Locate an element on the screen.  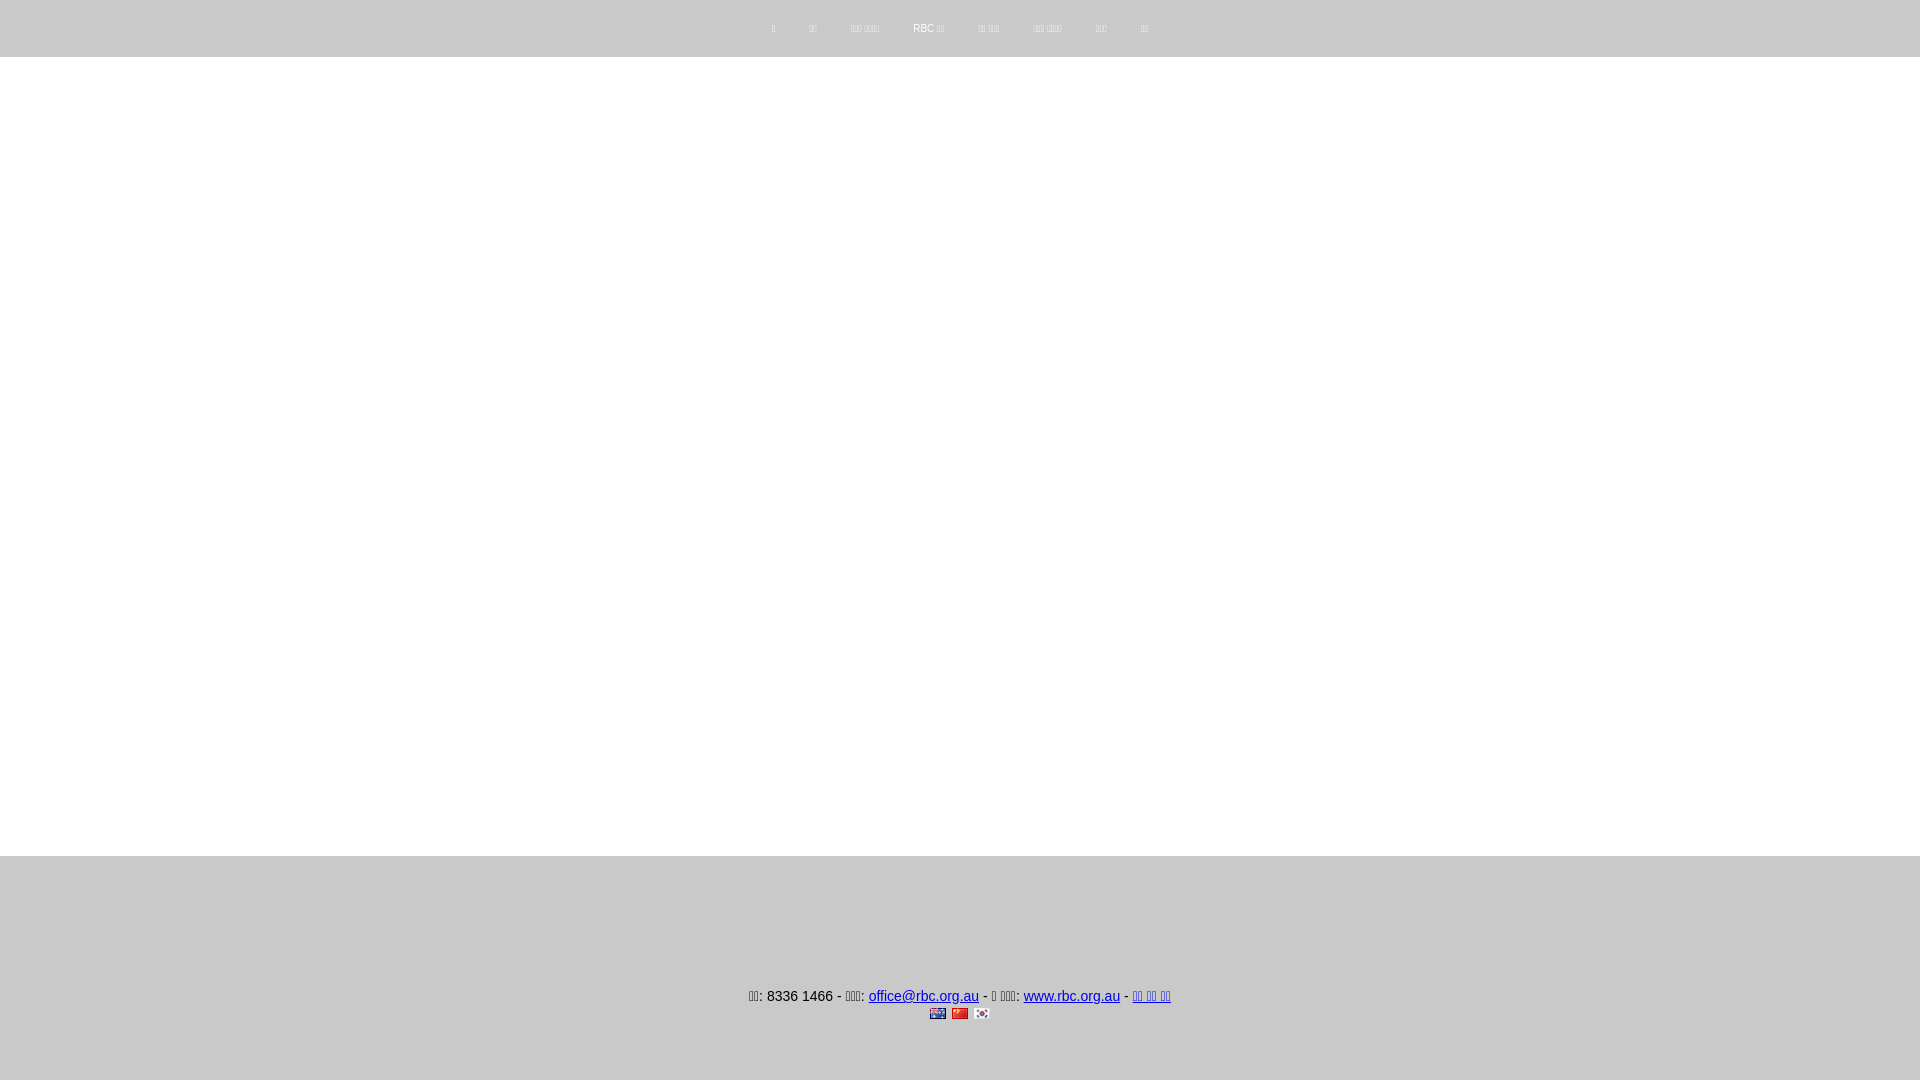
'www.rbc.org.au' is located at coordinates (1070, 995).